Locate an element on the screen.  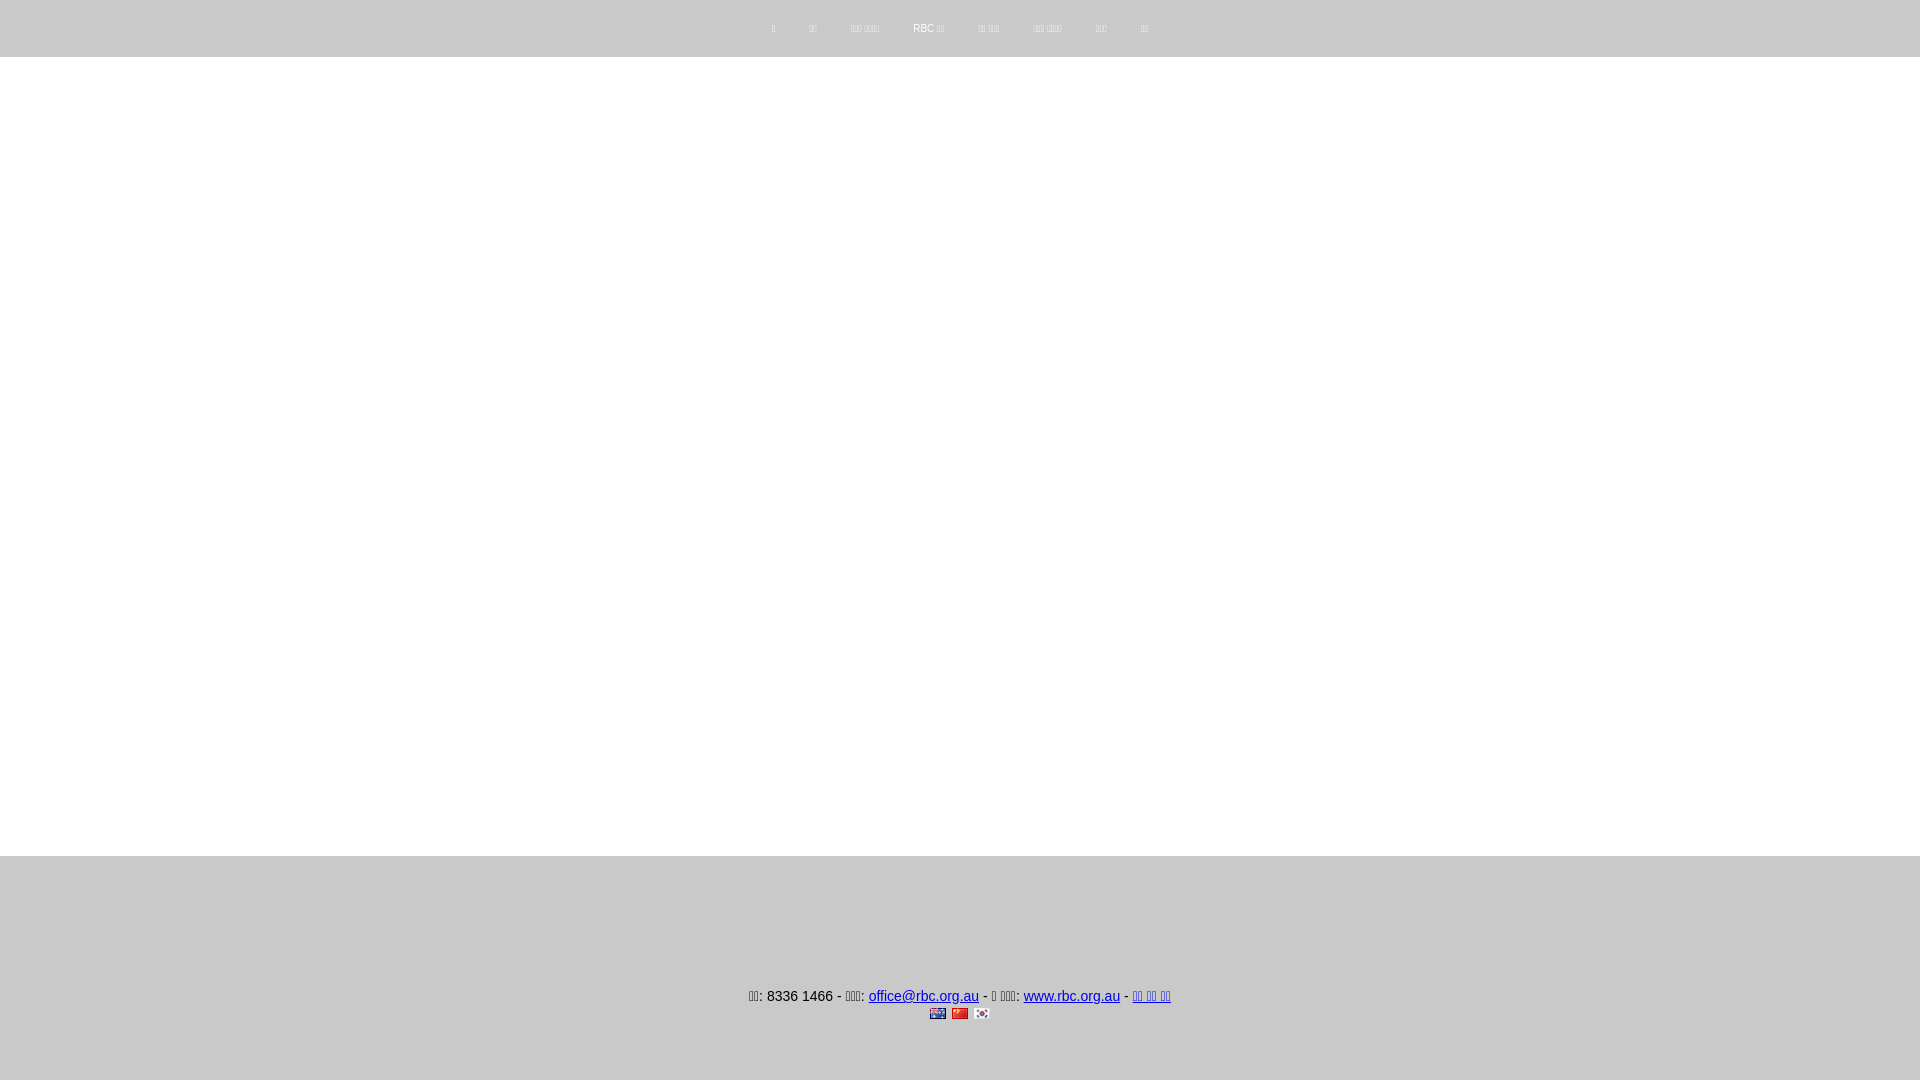
'www.rbc.org.au' is located at coordinates (1070, 995).